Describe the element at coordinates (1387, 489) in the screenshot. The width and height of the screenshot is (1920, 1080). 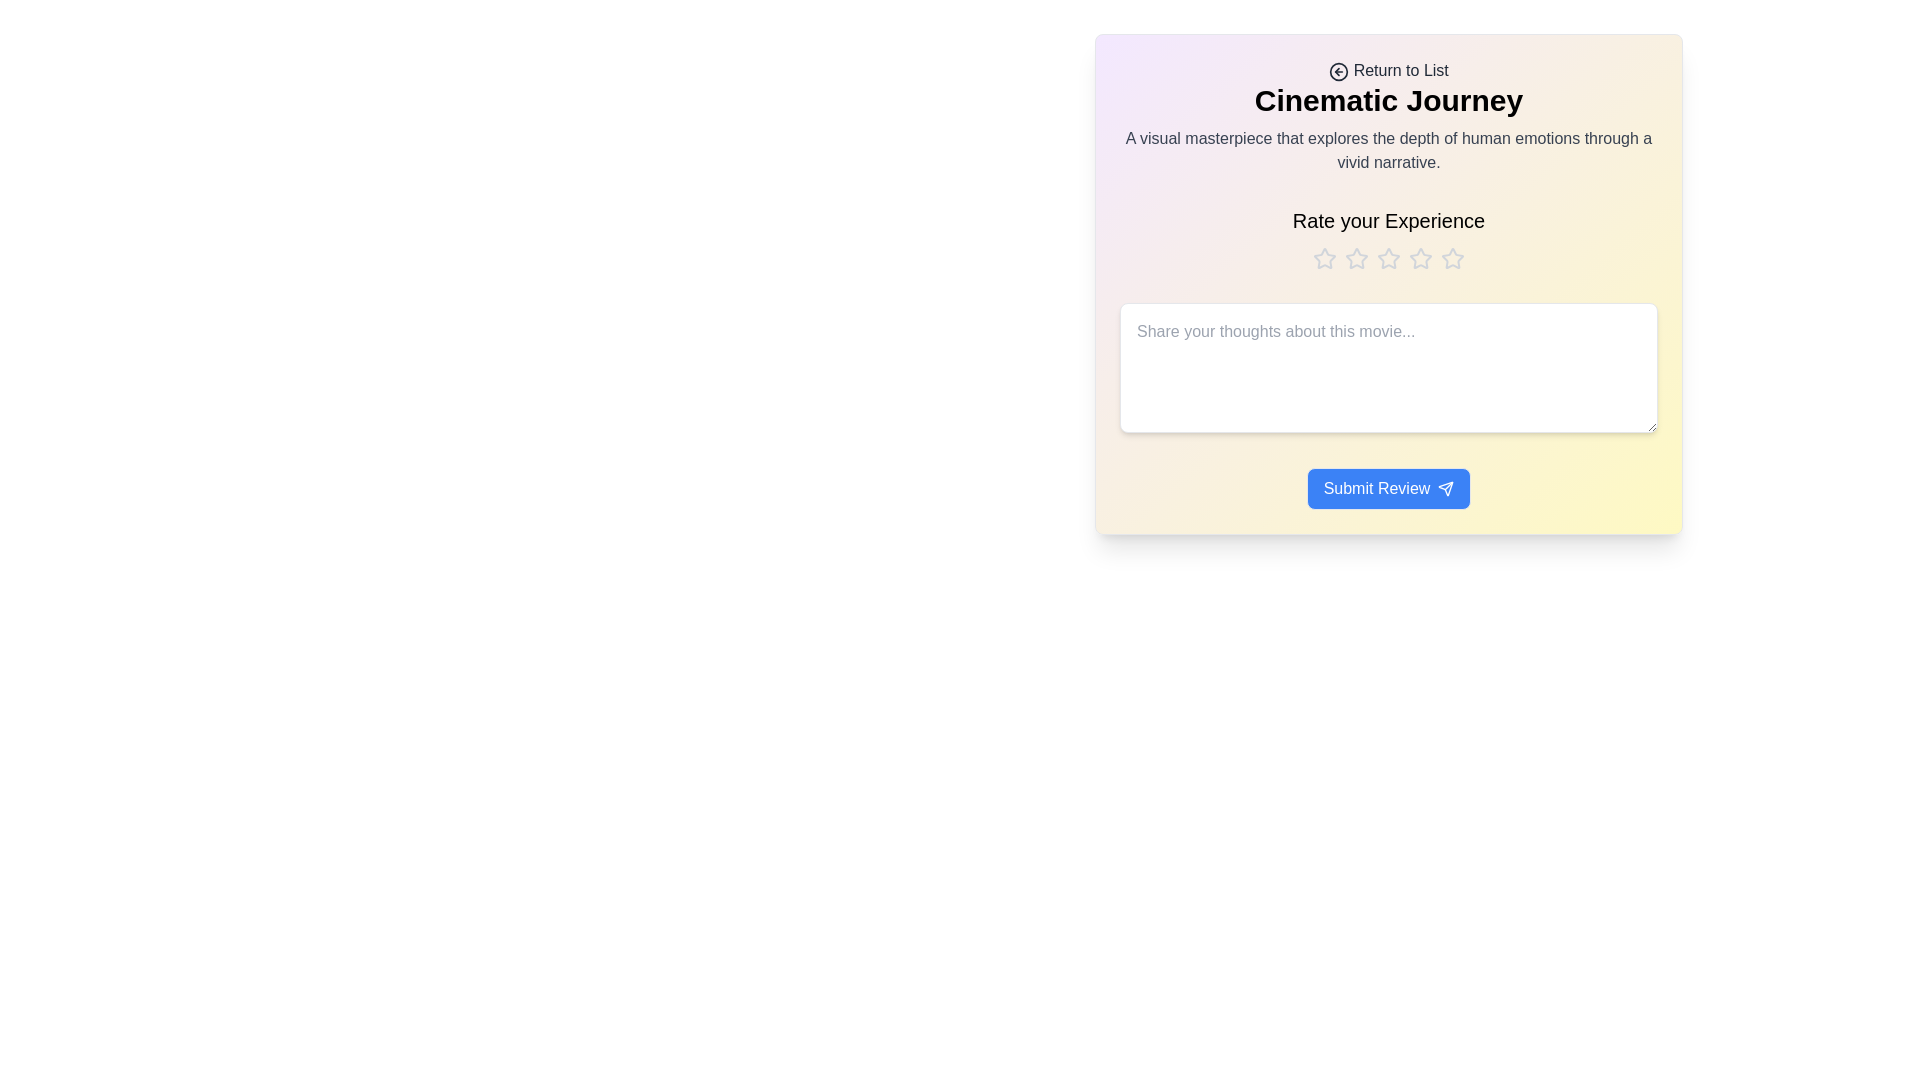
I see `the 'Submit Review' button, which is a rectangular button with rounded corners and a blue background, located at the bottom center of a review card layout` at that location.